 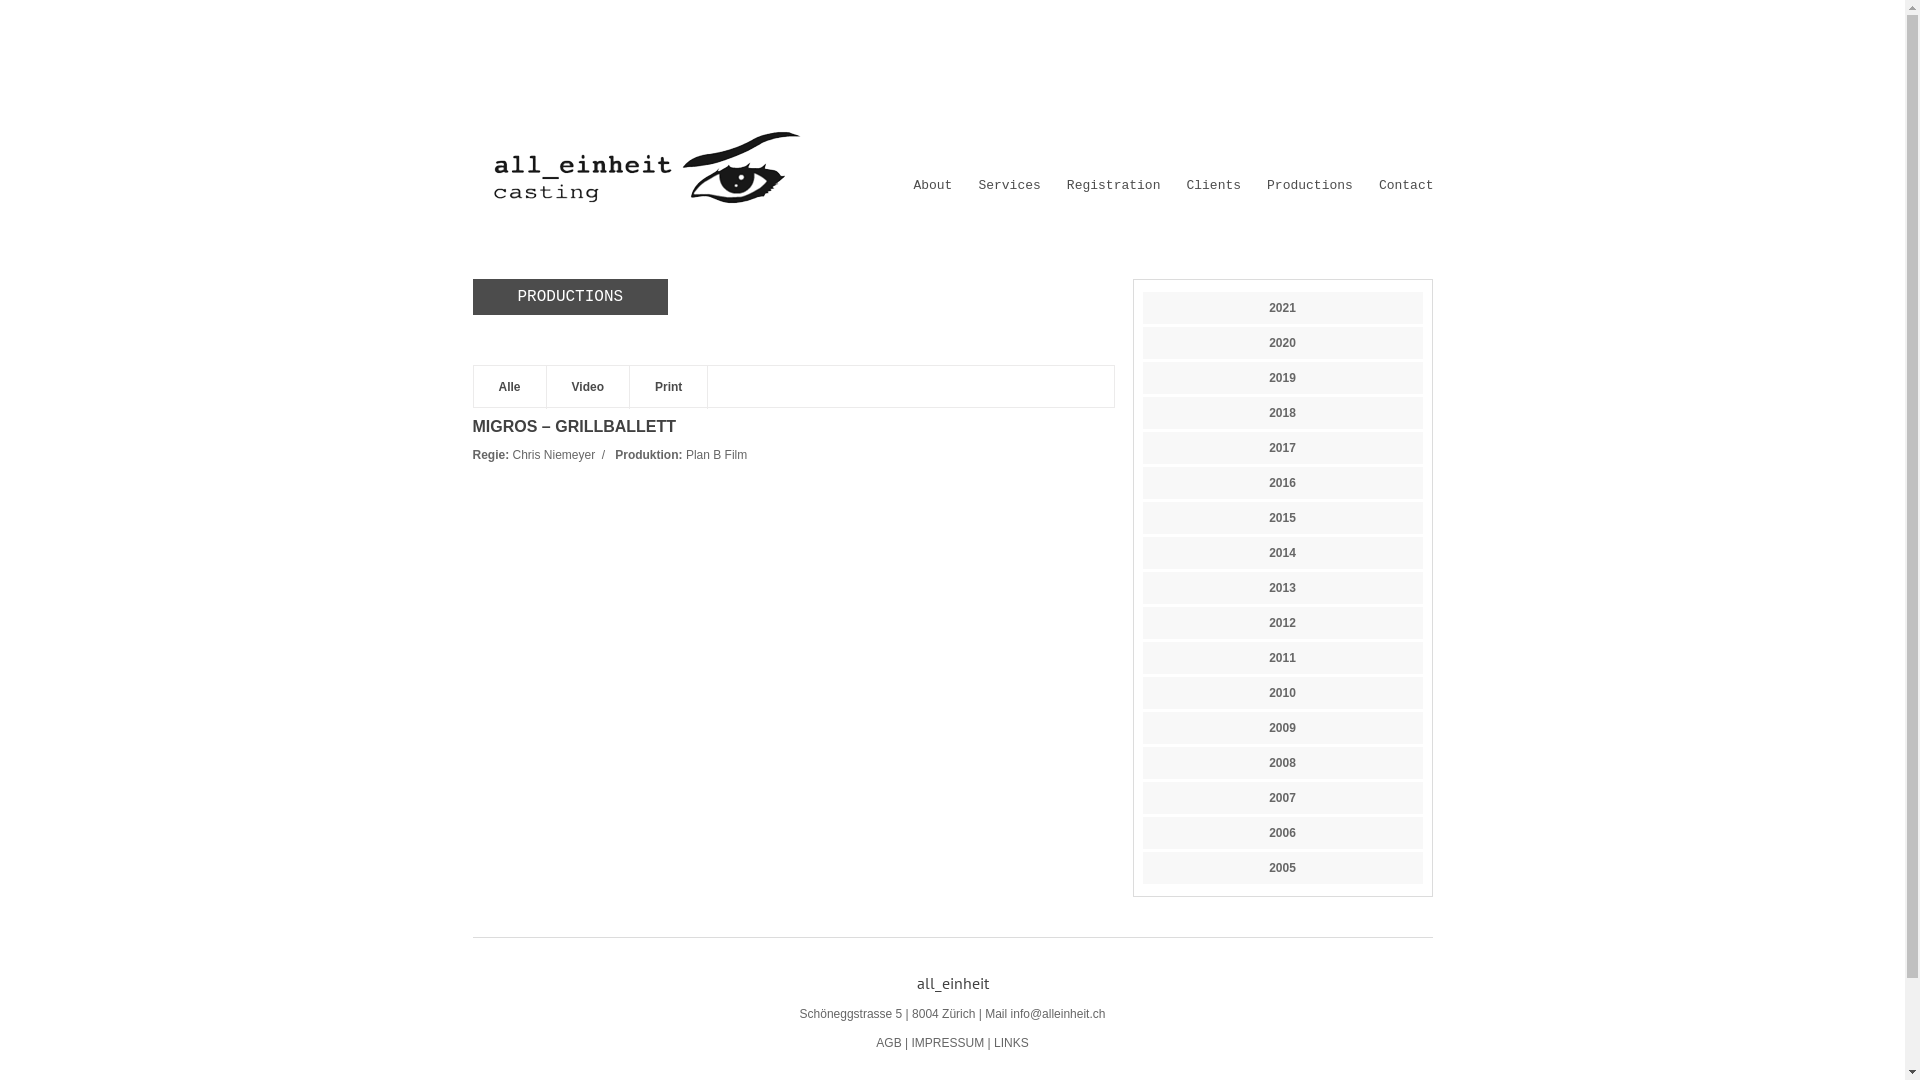 What do you see at coordinates (887, 1041) in the screenshot?
I see `'AGB'` at bounding box center [887, 1041].